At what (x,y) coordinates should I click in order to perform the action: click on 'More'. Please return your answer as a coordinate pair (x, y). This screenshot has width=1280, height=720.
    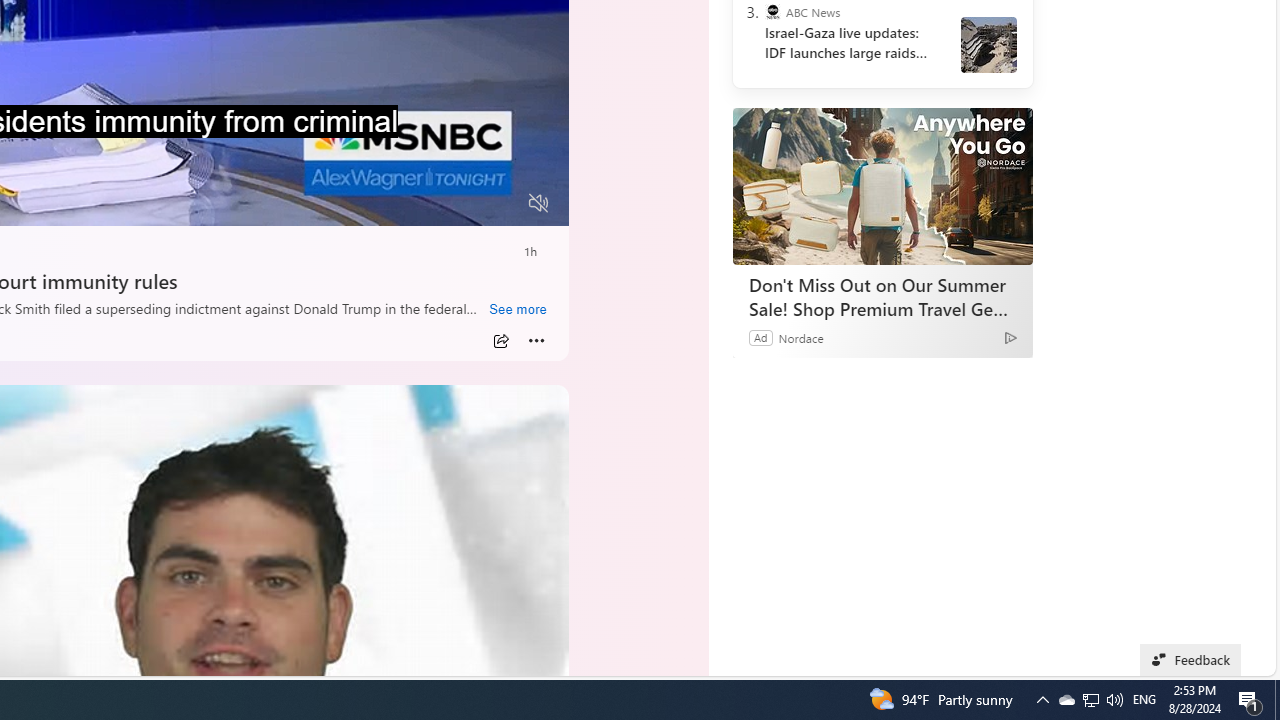
    Looking at the image, I should click on (536, 340).